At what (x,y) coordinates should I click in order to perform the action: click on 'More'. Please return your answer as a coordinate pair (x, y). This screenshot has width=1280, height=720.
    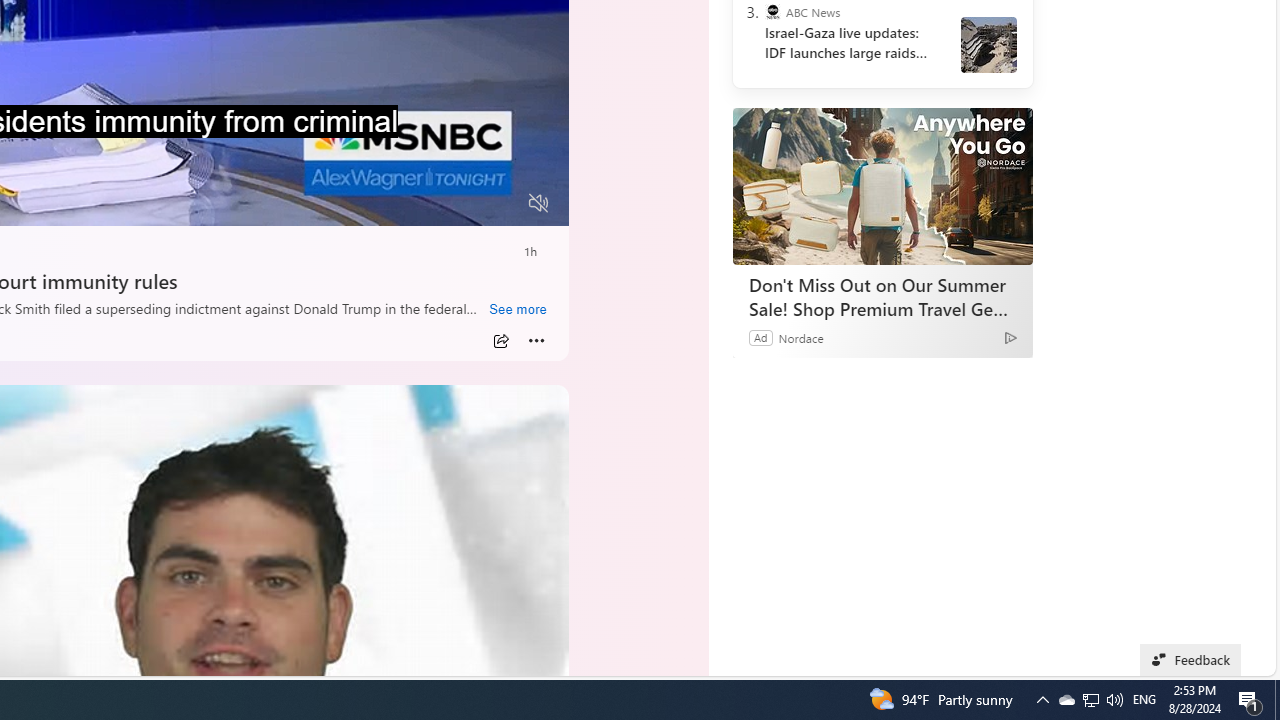
    Looking at the image, I should click on (536, 340).